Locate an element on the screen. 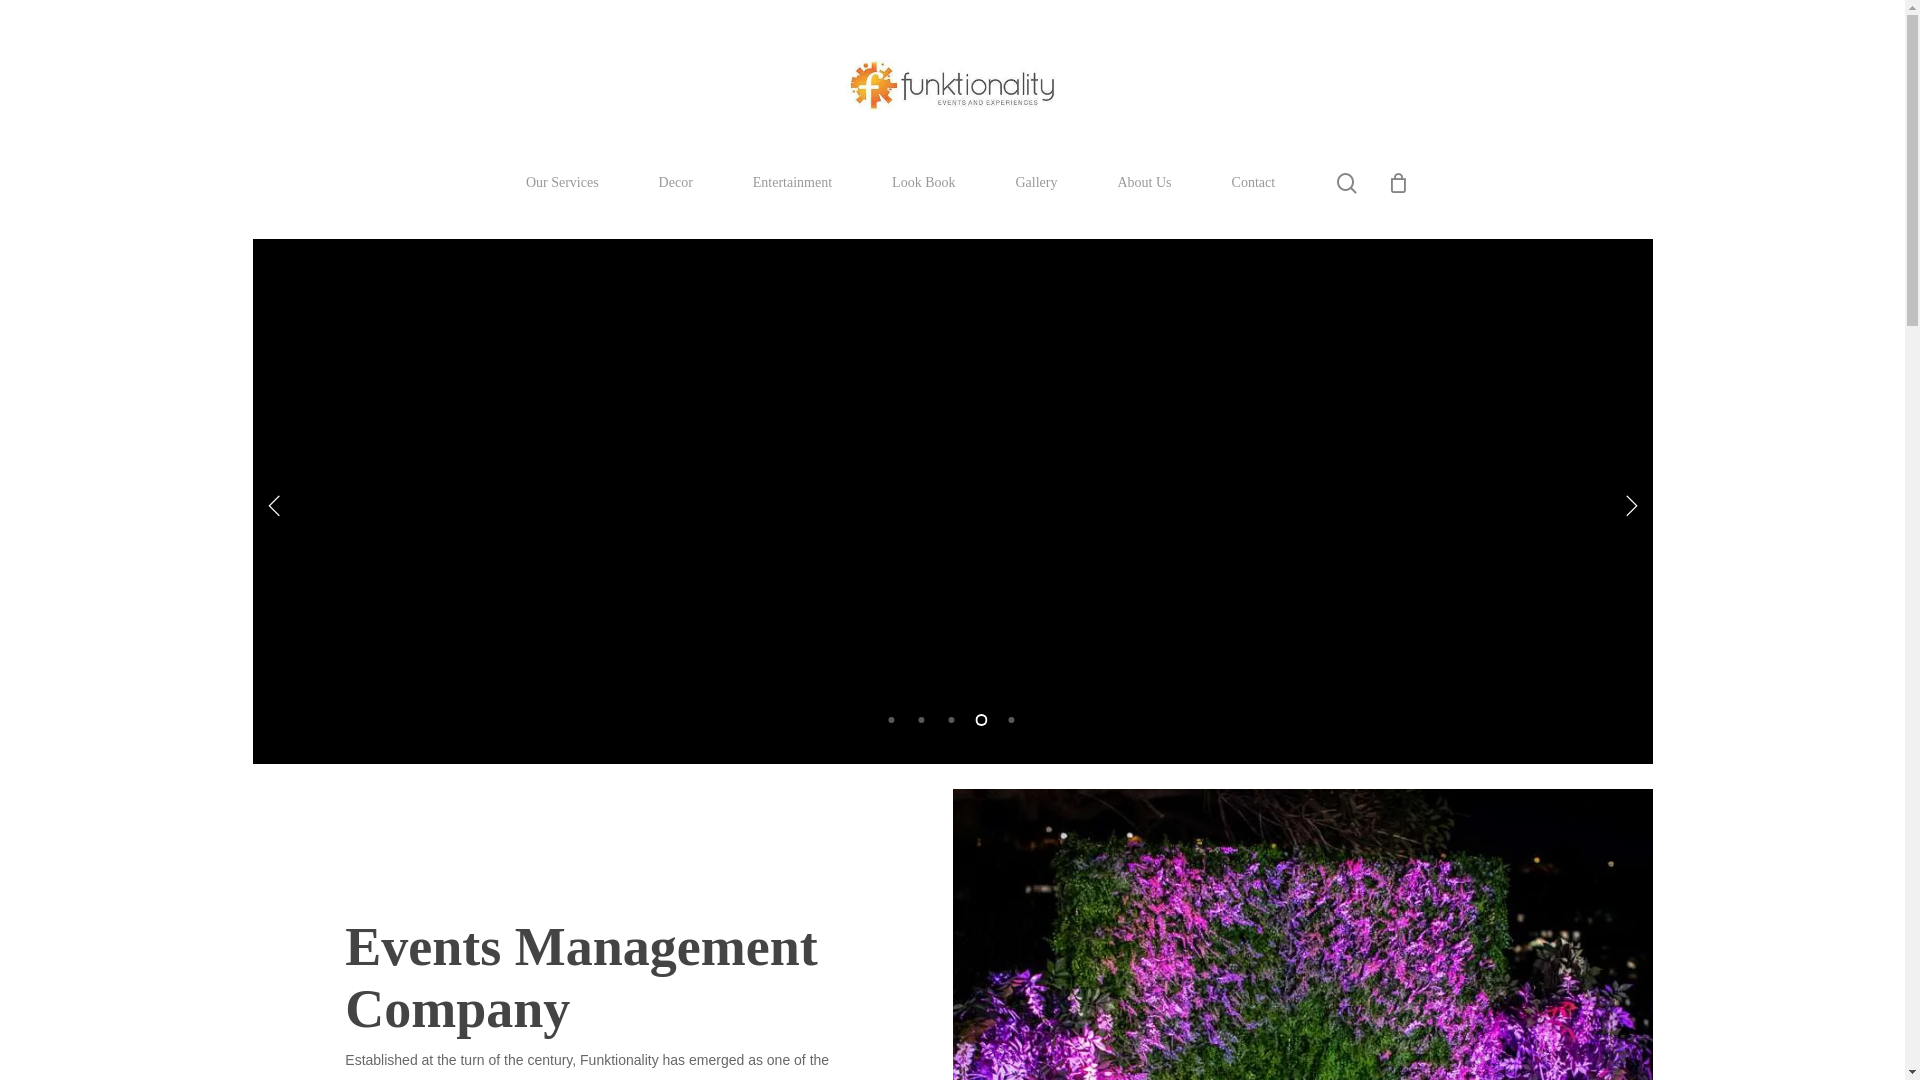 Image resolution: width=1920 pixels, height=1080 pixels. 'Entertainment' is located at coordinates (752, 182).